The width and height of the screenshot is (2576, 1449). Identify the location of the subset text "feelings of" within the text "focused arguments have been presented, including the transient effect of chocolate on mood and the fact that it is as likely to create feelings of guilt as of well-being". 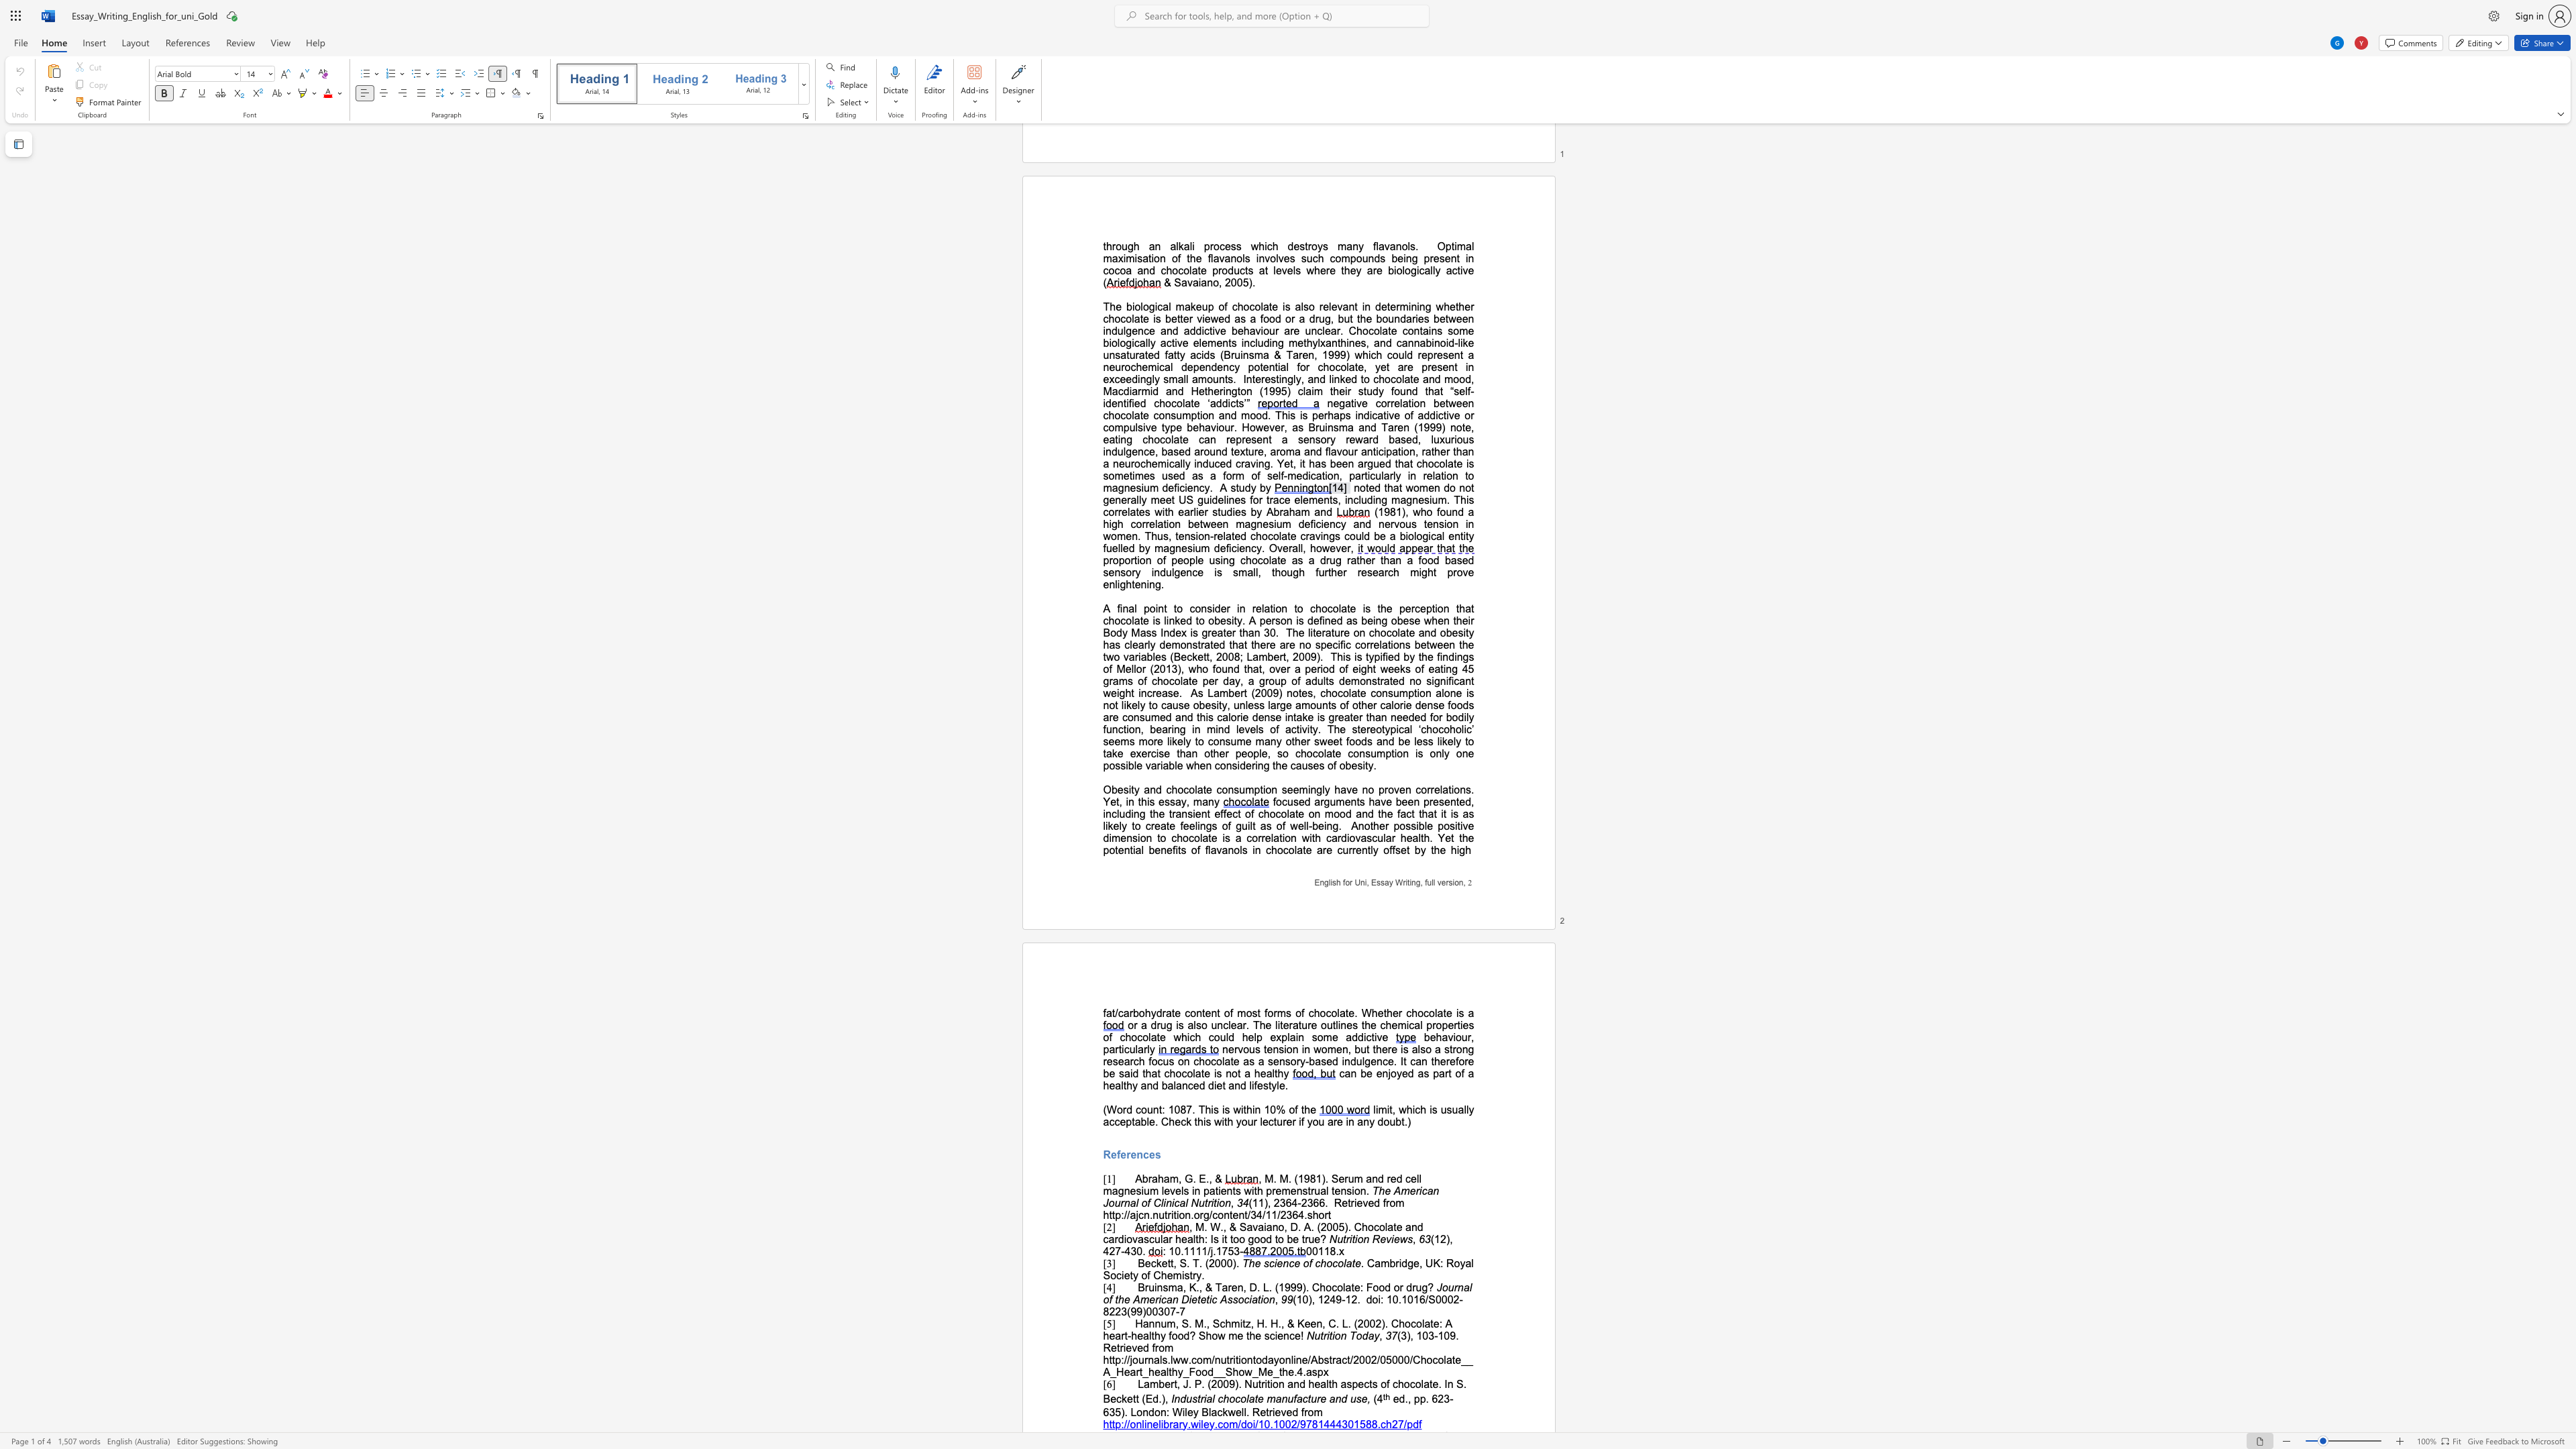
(1179, 825).